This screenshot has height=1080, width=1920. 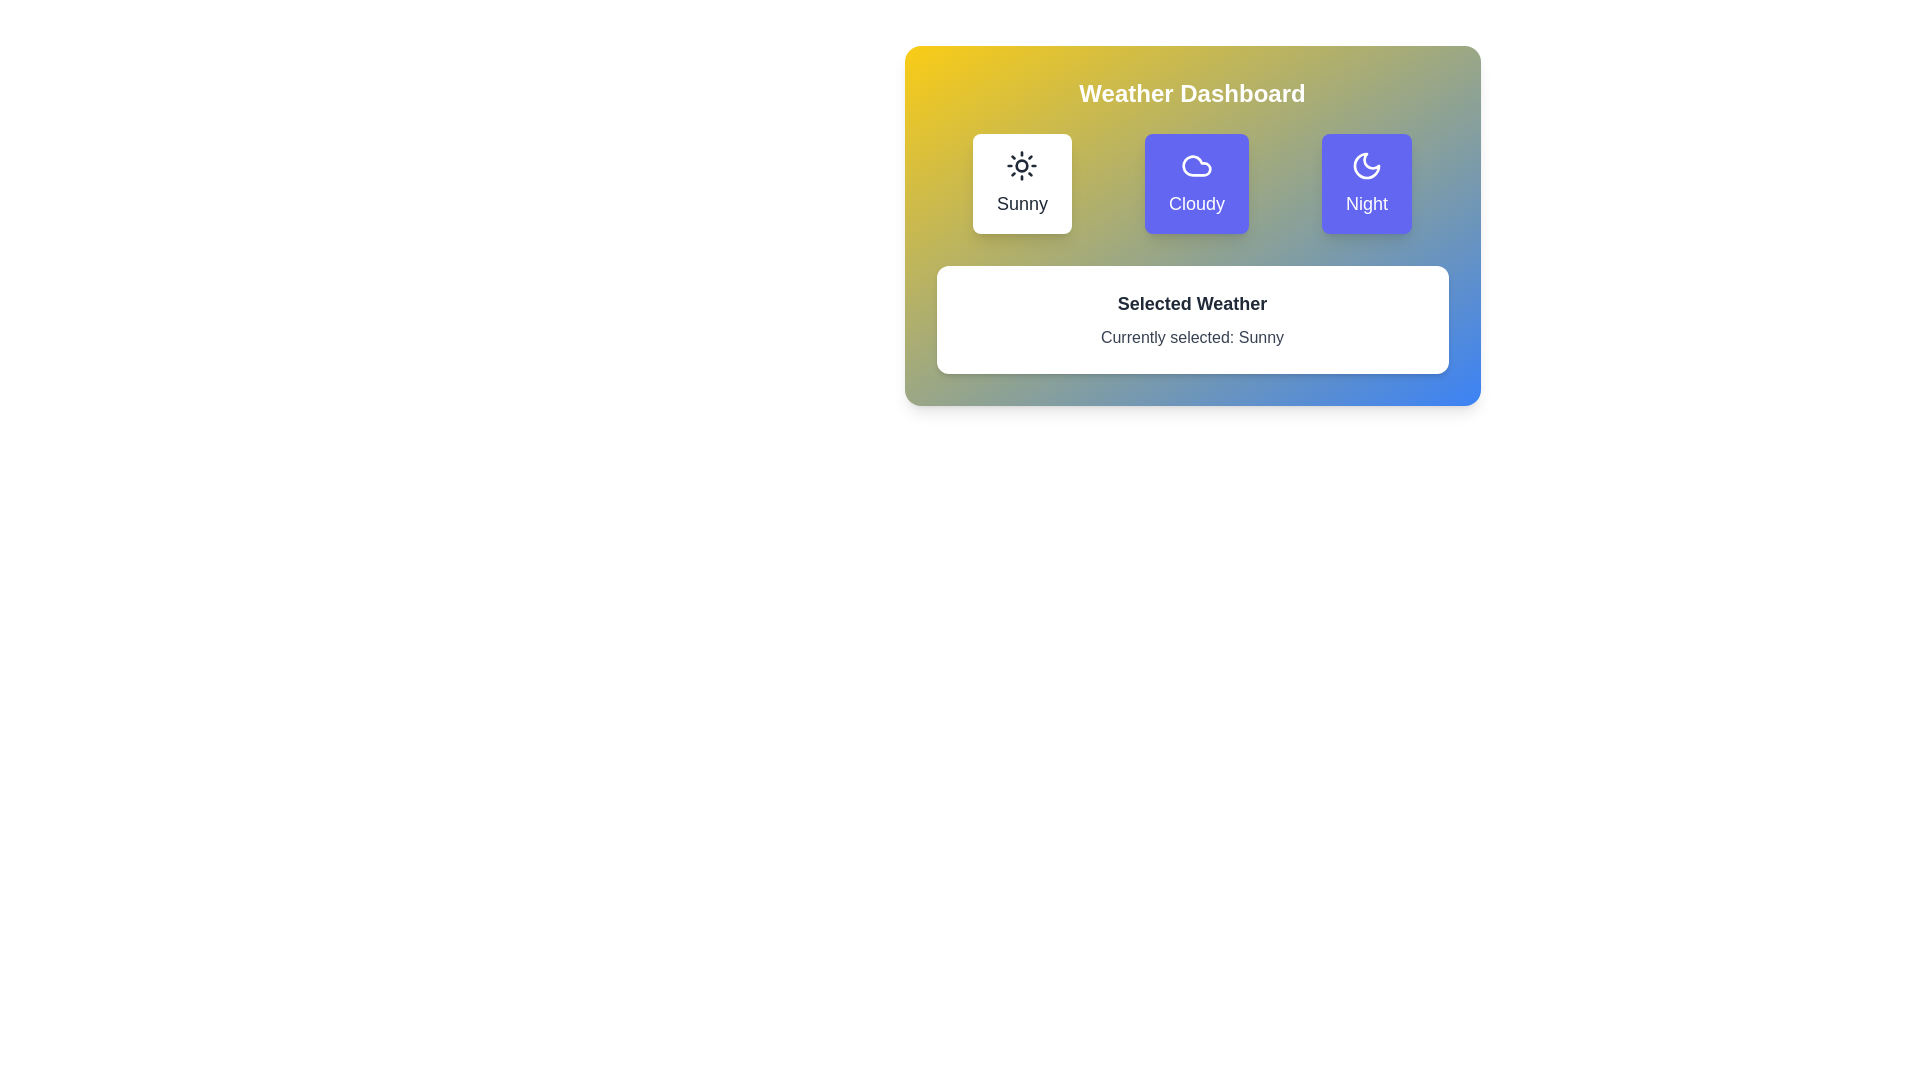 What do you see at coordinates (1196, 164) in the screenshot?
I see `the 'Cloudy' weather icon located in the middle of the weather options row on the dashboard` at bounding box center [1196, 164].